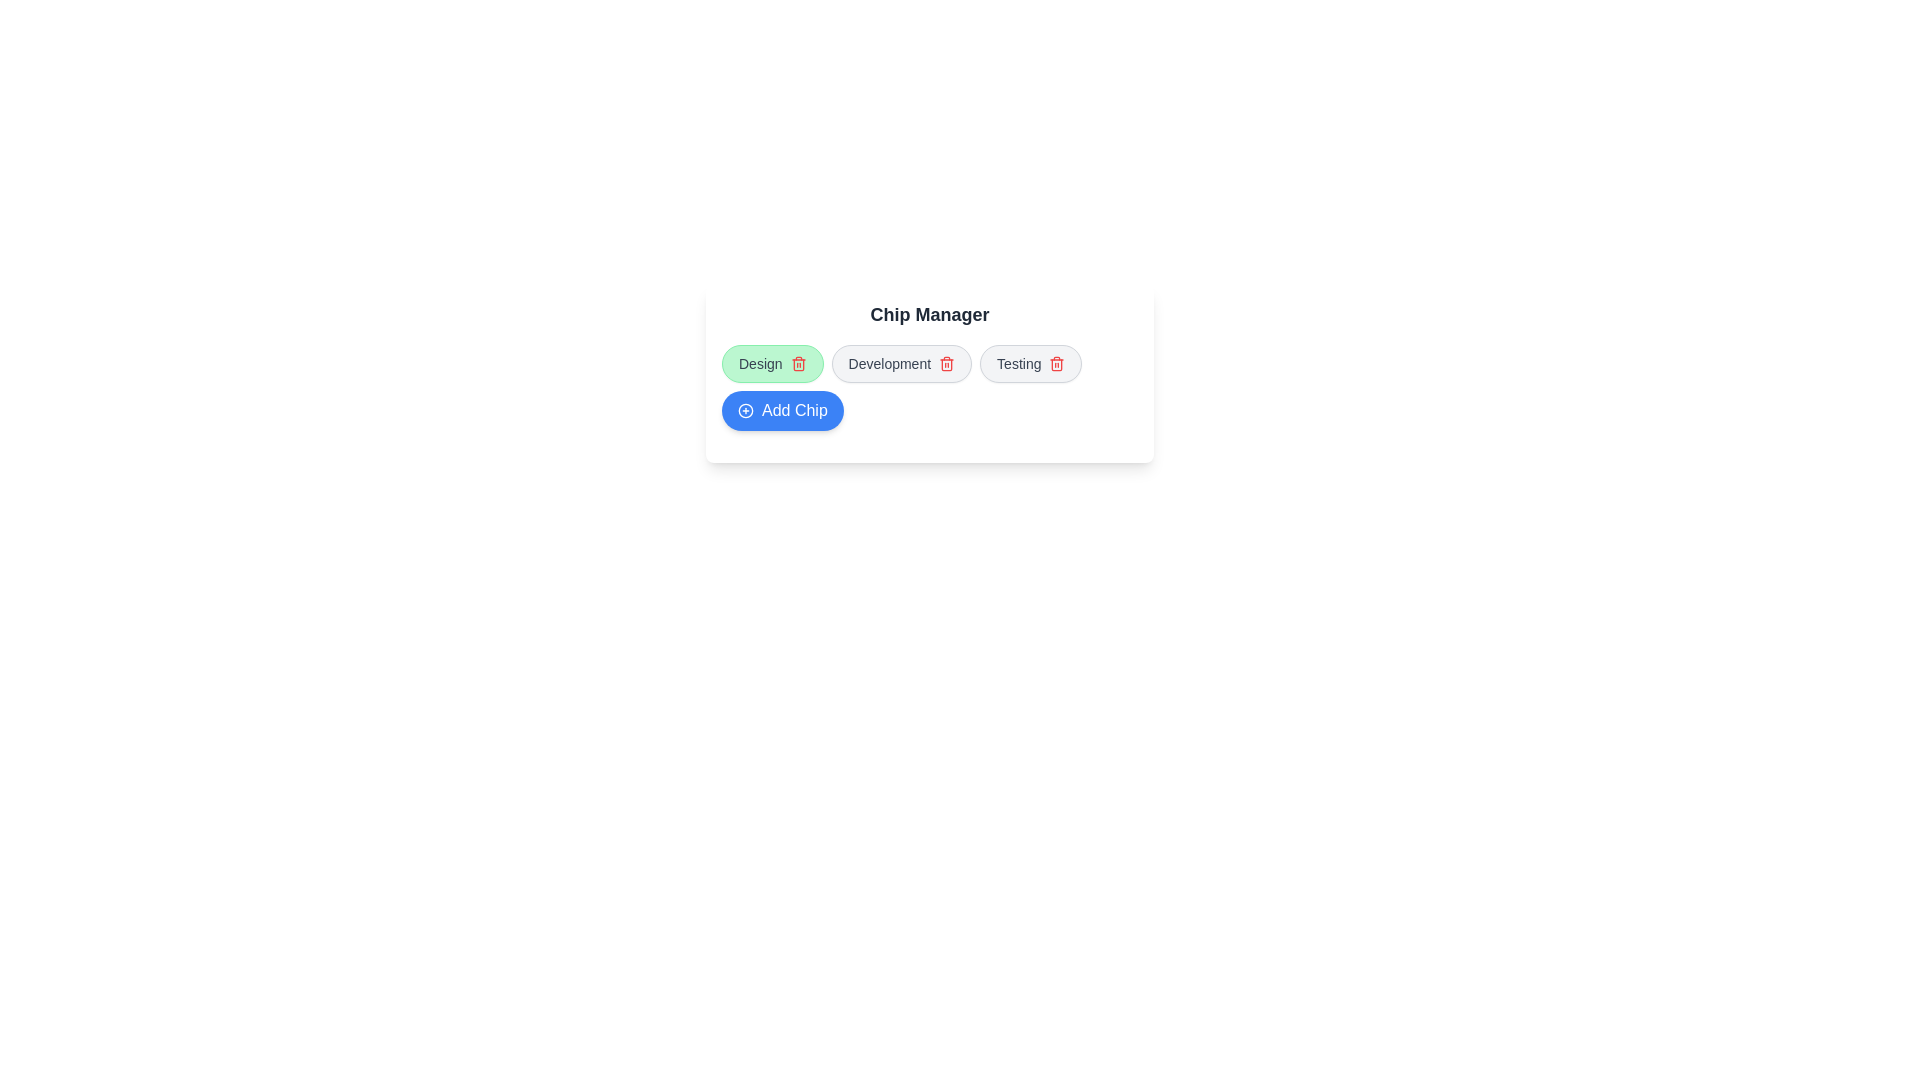 This screenshot has height=1080, width=1920. Describe the element at coordinates (1031, 363) in the screenshot. I see `the chip labeled Testing to toggle its active state` at that location.